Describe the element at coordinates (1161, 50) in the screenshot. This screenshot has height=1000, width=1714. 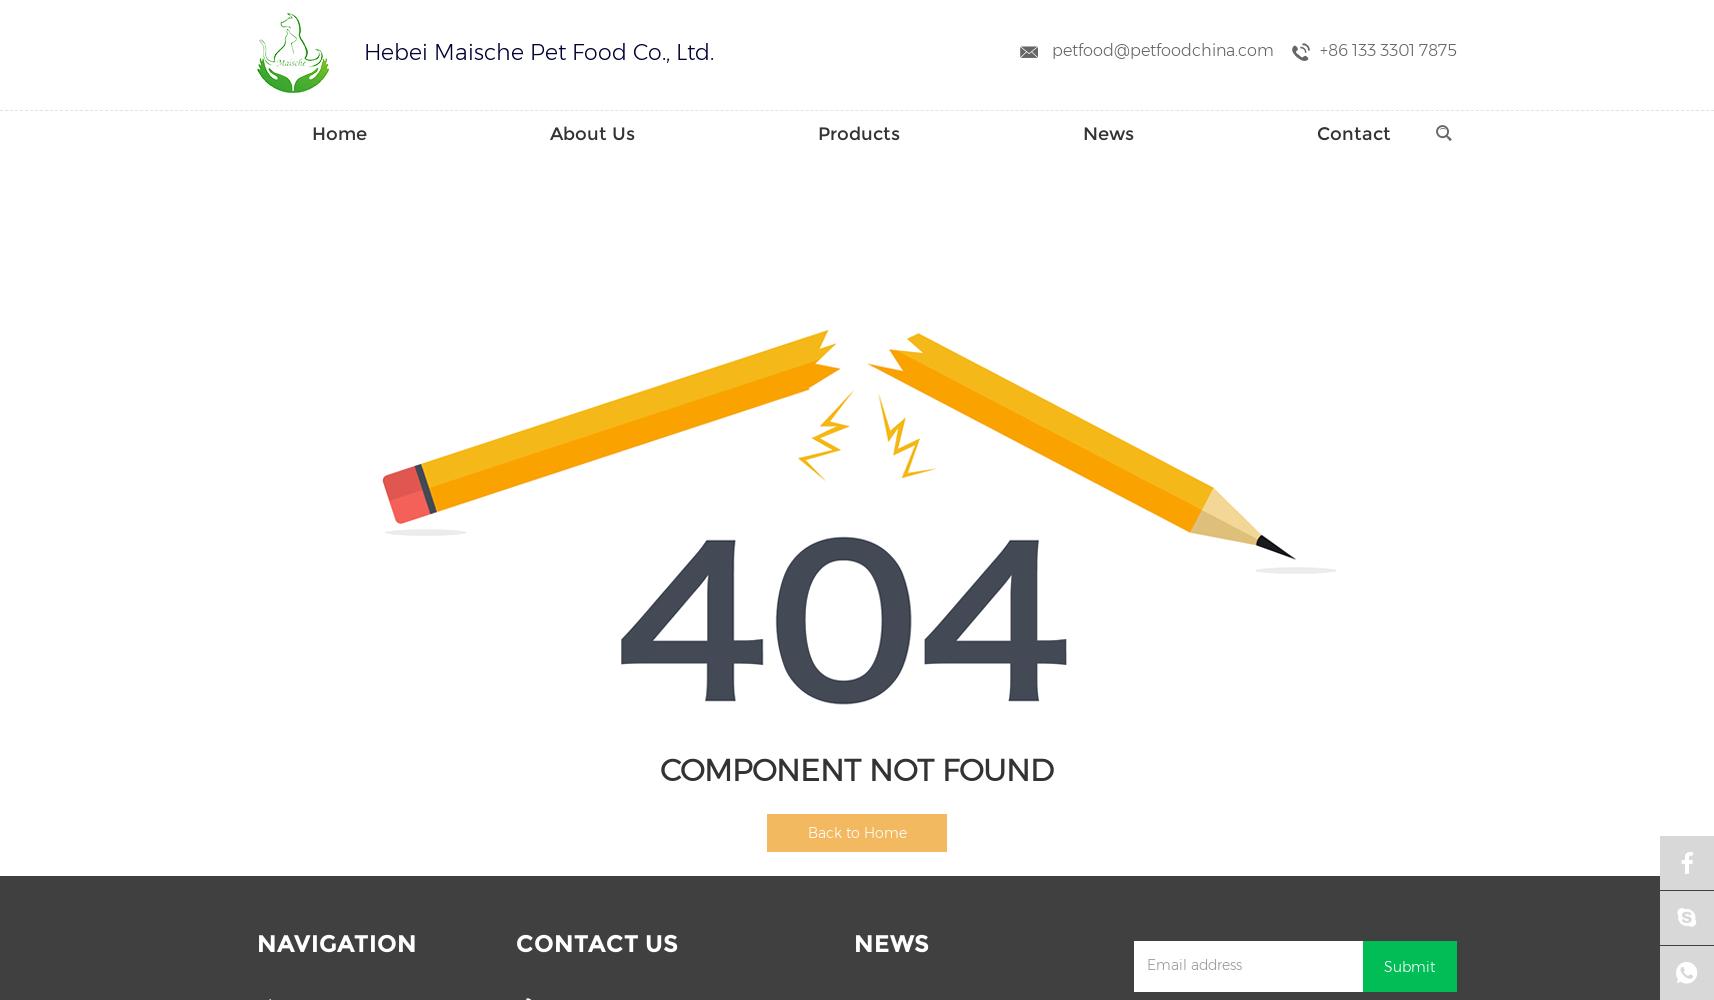
I see `'petfood@petfoodchina.com'` at that location.